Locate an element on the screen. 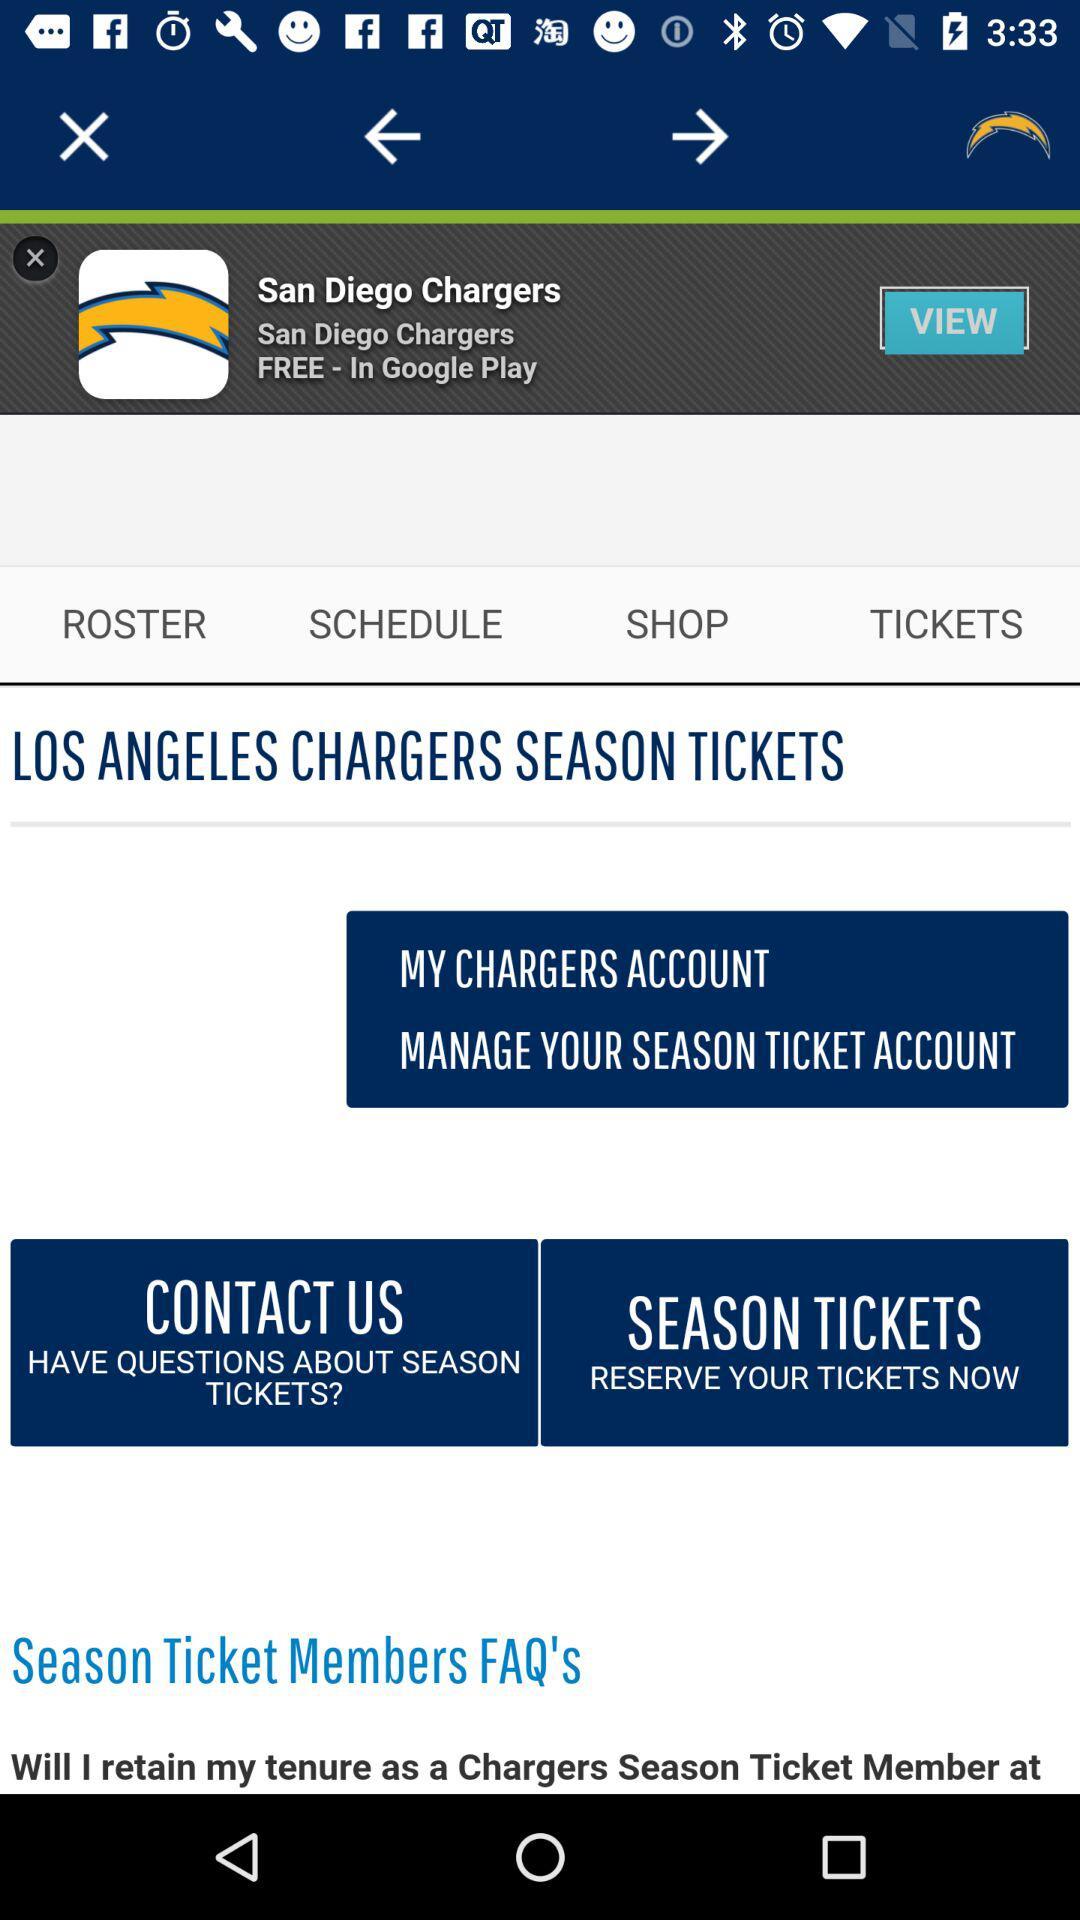 The height and width of the screenshot is (1920, 1080). icon at the top right corner is located at coordinates (1006, 135).